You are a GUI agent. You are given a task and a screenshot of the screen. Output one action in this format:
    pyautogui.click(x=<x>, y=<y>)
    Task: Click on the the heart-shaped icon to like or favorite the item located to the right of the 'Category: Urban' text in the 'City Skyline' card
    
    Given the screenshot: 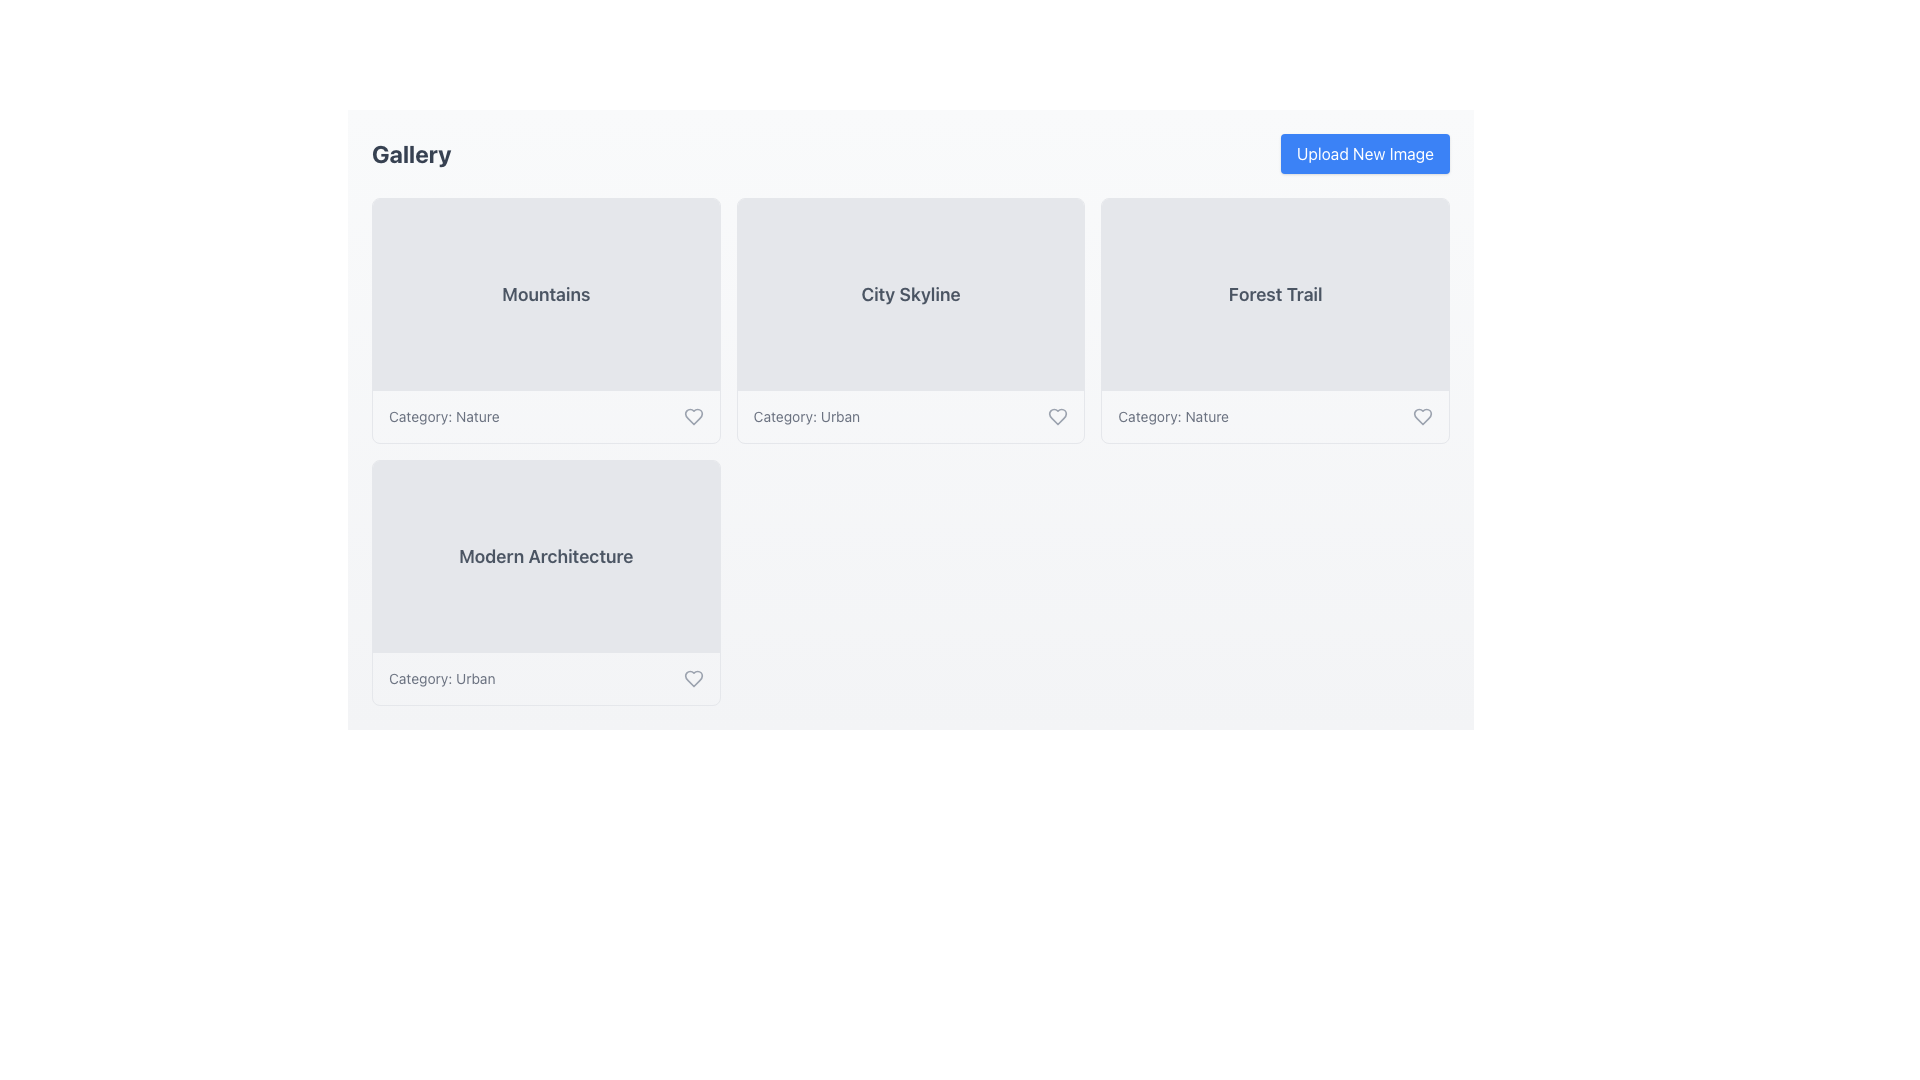 What is the action you would take?
    pyautogui.click(x=1057, y=415)
    